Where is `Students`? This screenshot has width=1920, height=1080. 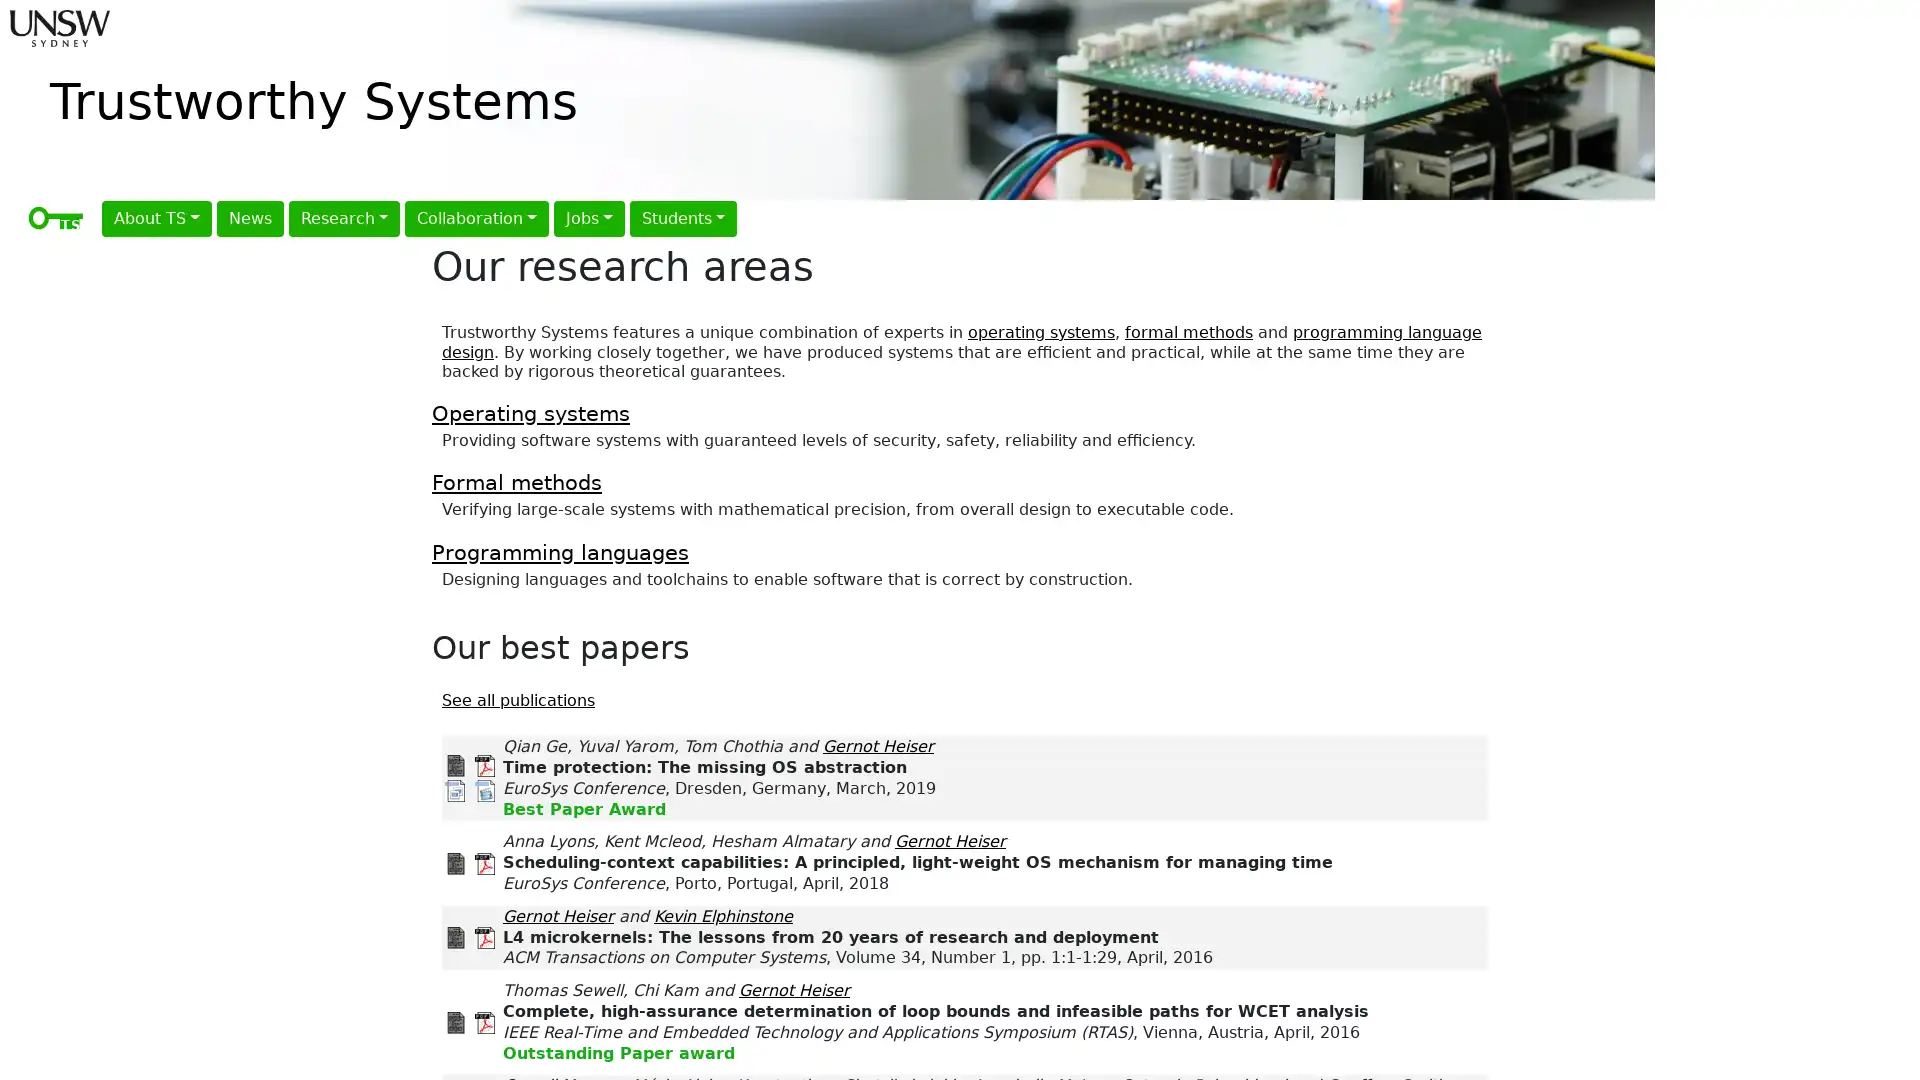
Students is located at coordinates (682, 218).